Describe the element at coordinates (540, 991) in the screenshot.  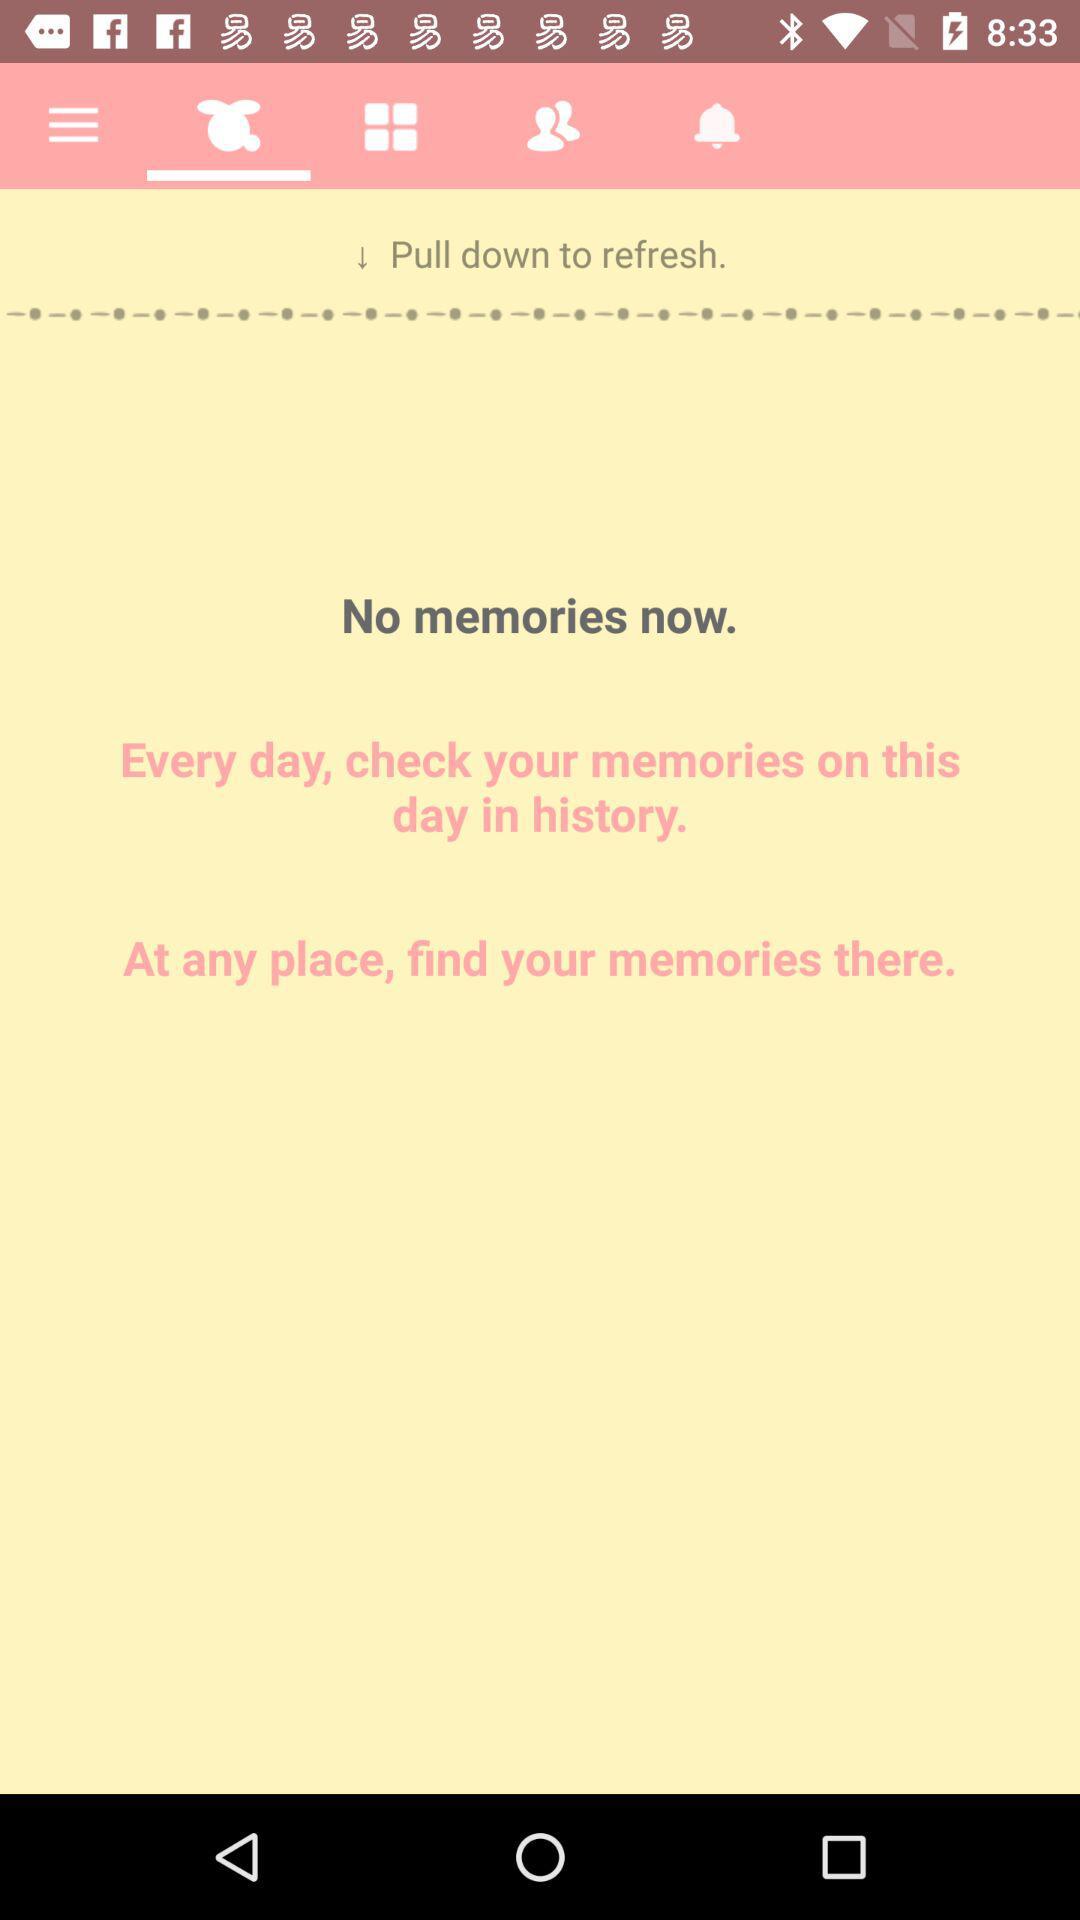
I see `check the memories` at that location.